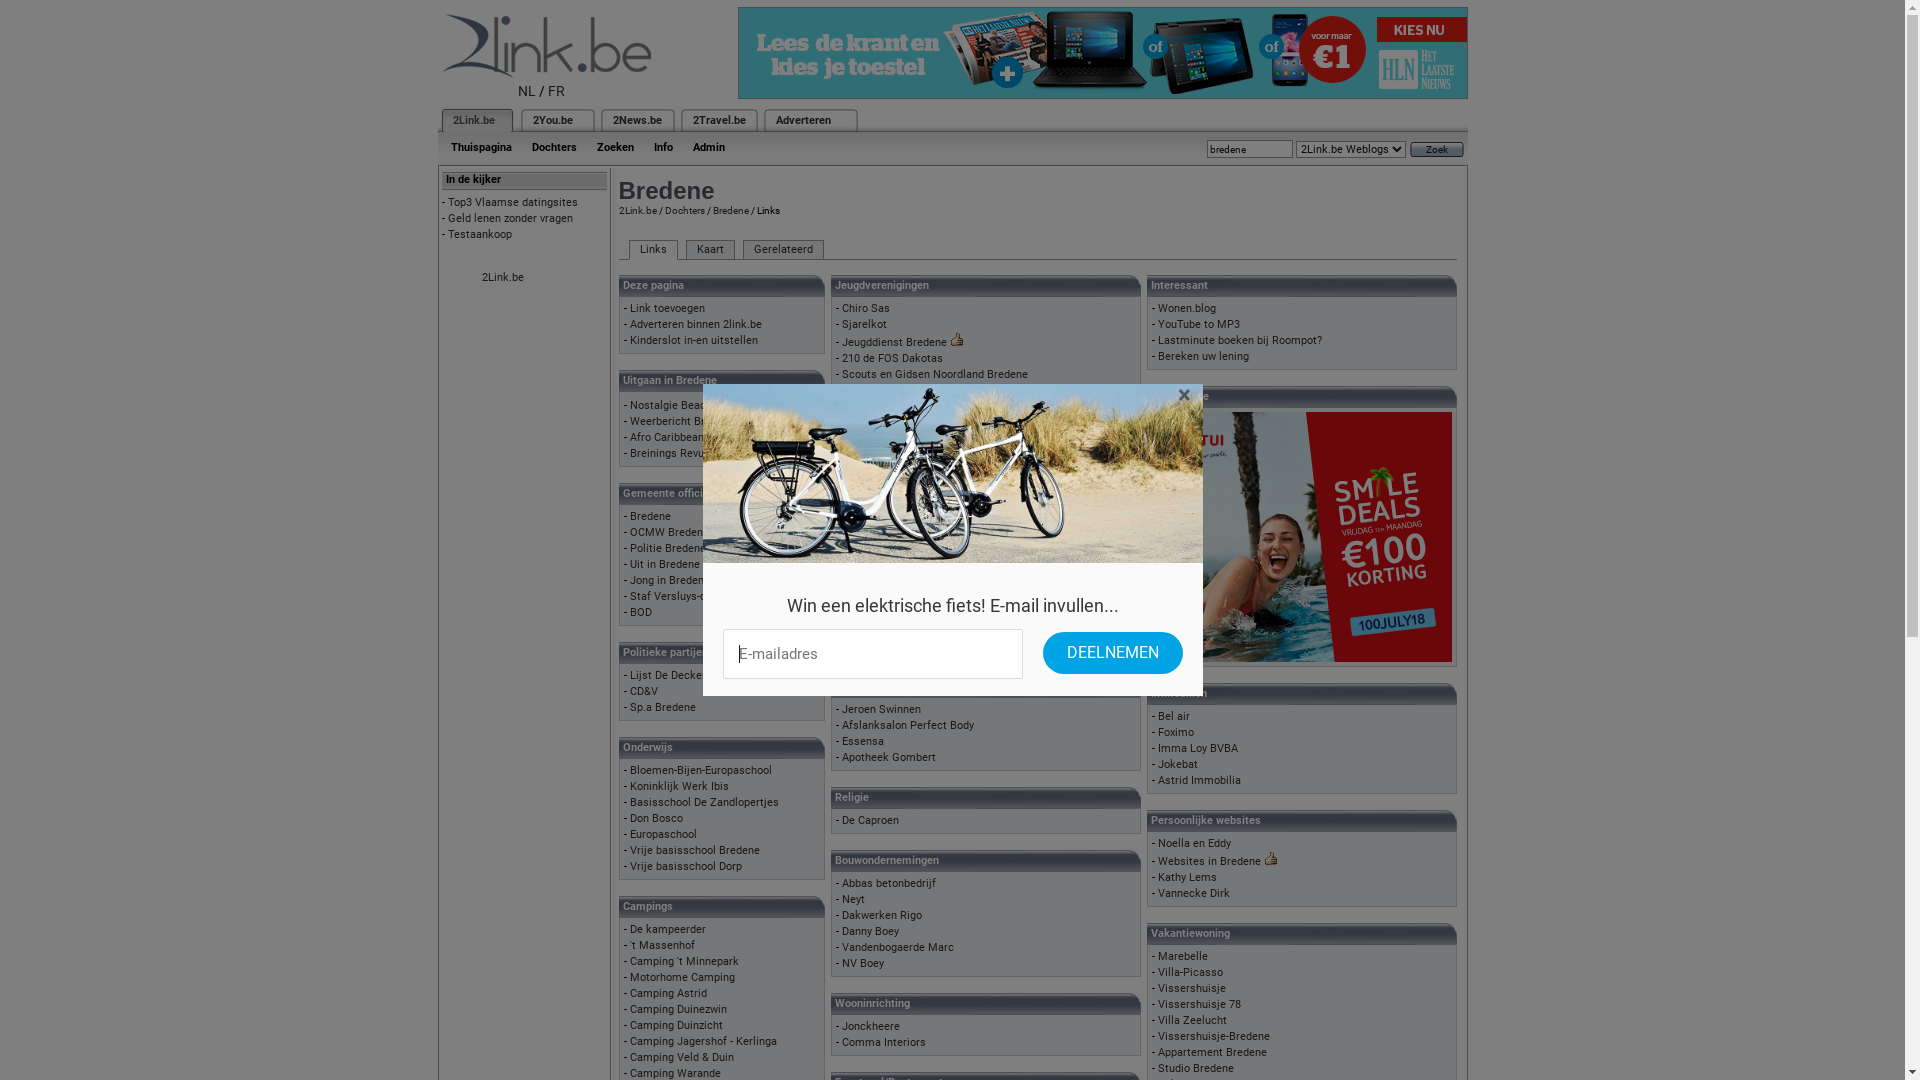 This screenshot has width=1920, height=1080. Describe the element at coordinates (841, 757) in the screenshot. I see `'Apotheek Gombert'` at that location.